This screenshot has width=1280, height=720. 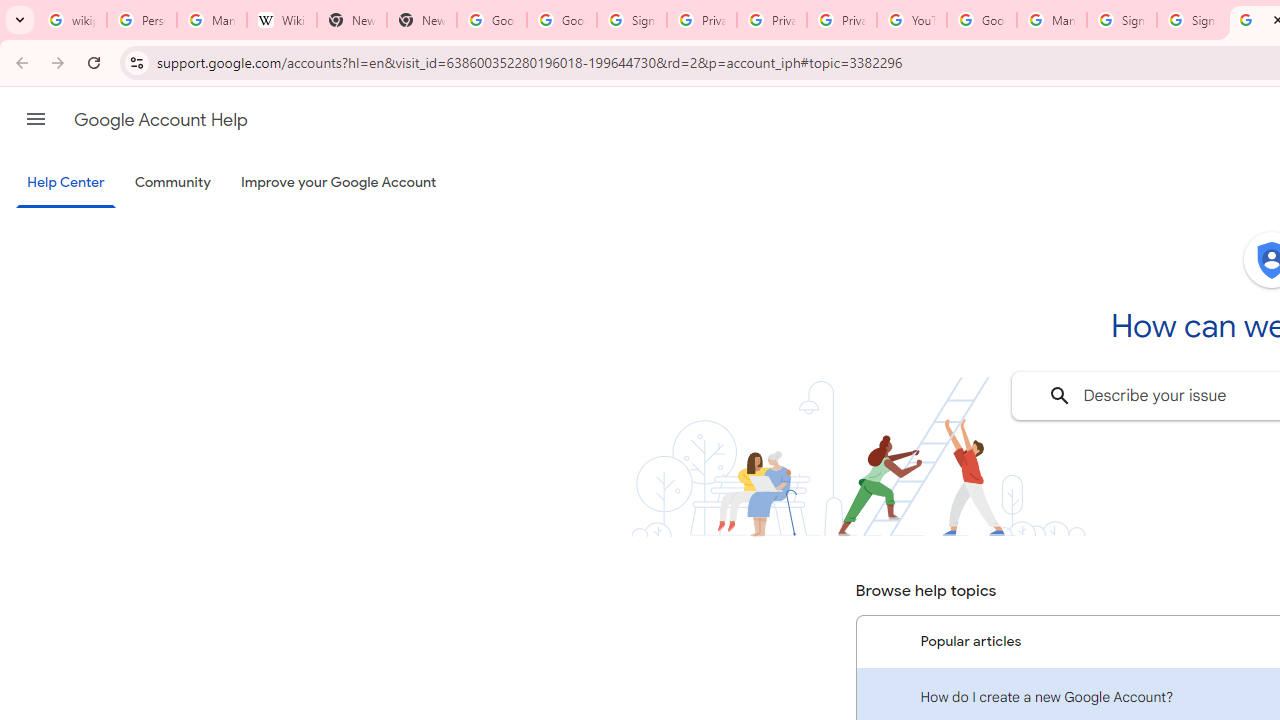 What do you see at coordinates (65, 183) in the screenshot?
I see `'Help Center'` at bounding box center [65, 183].